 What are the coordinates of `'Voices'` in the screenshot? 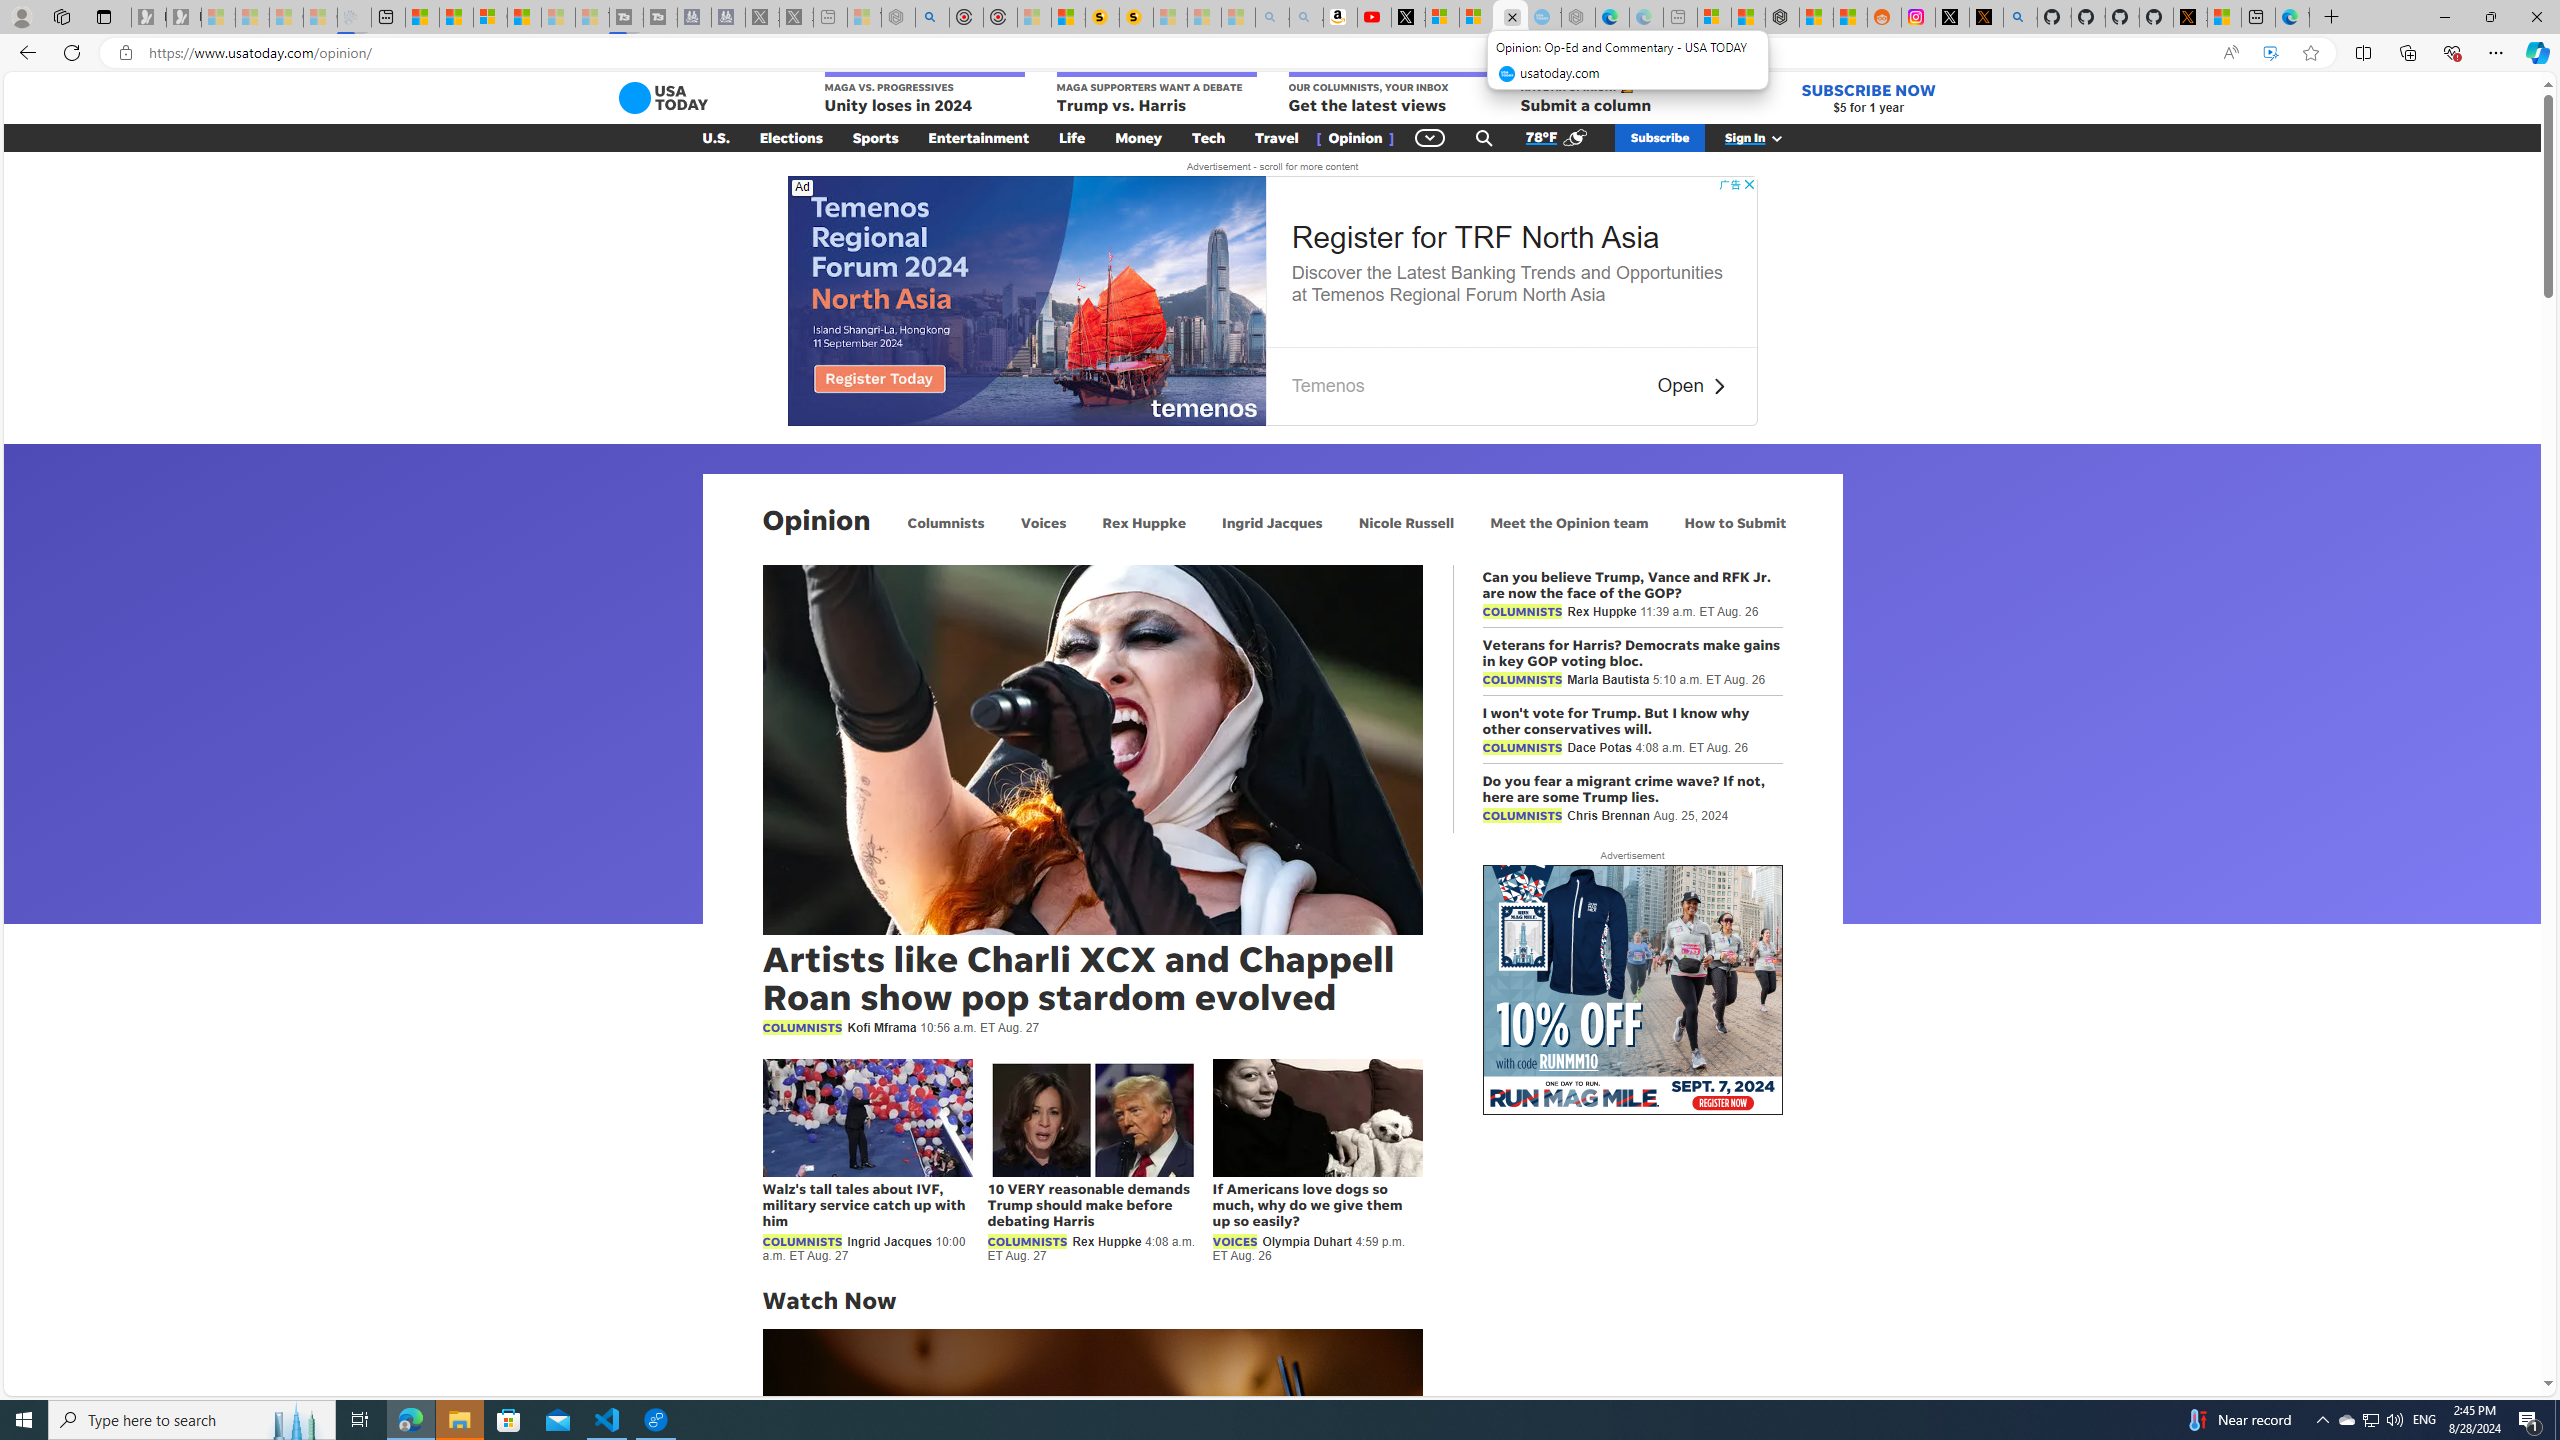 It's located at (1043, 521).